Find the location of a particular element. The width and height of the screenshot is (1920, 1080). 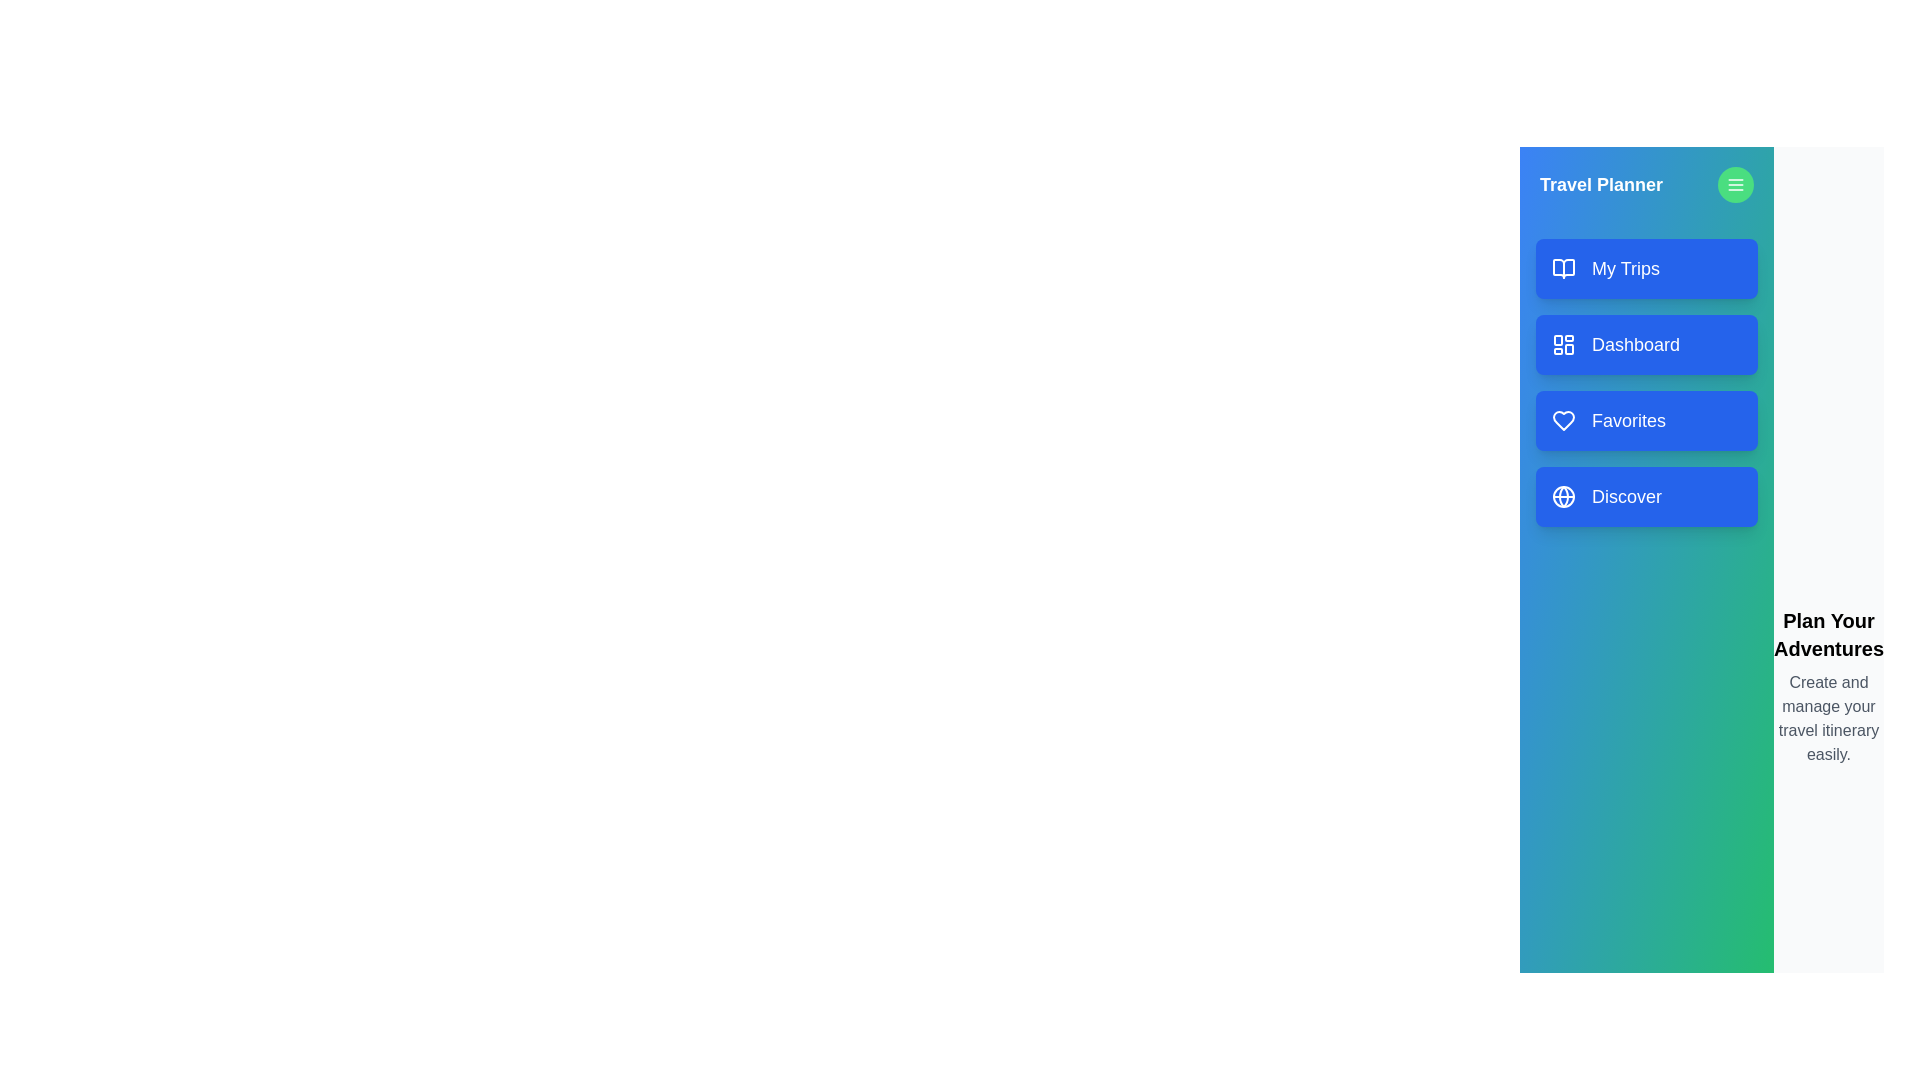

the menu item Dashboard to navigate is located at coordinates (1646, 343).